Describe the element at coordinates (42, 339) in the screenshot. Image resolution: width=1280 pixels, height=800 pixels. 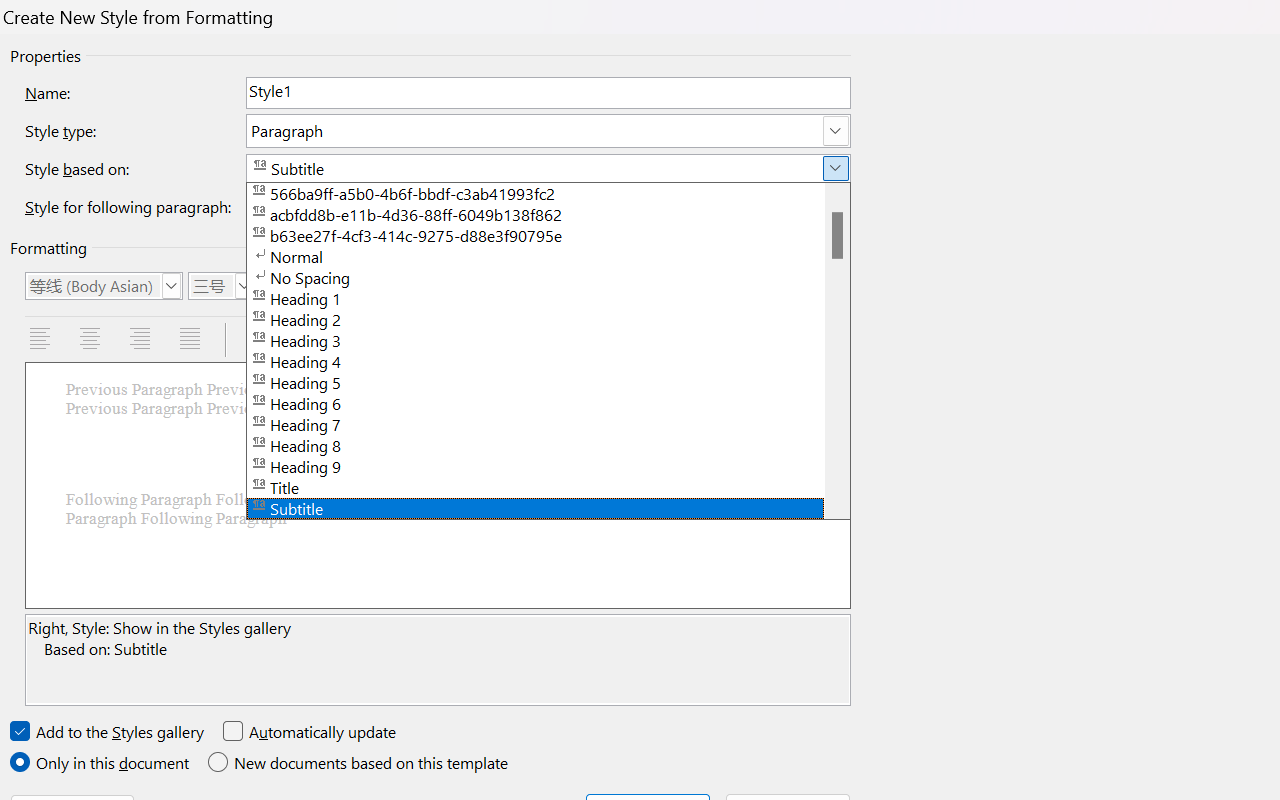
I see `'Align Left'` at that location.